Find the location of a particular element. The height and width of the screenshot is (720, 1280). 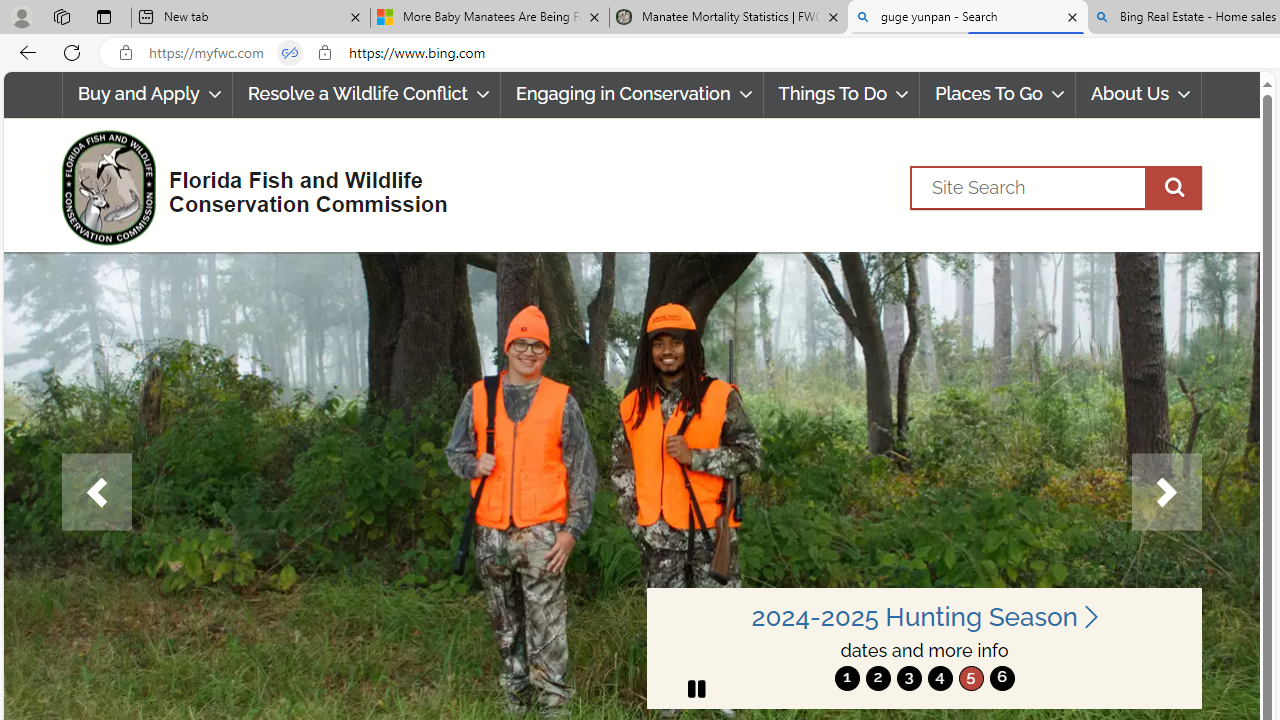

'About Us' is located at coordinates (1138, 94).